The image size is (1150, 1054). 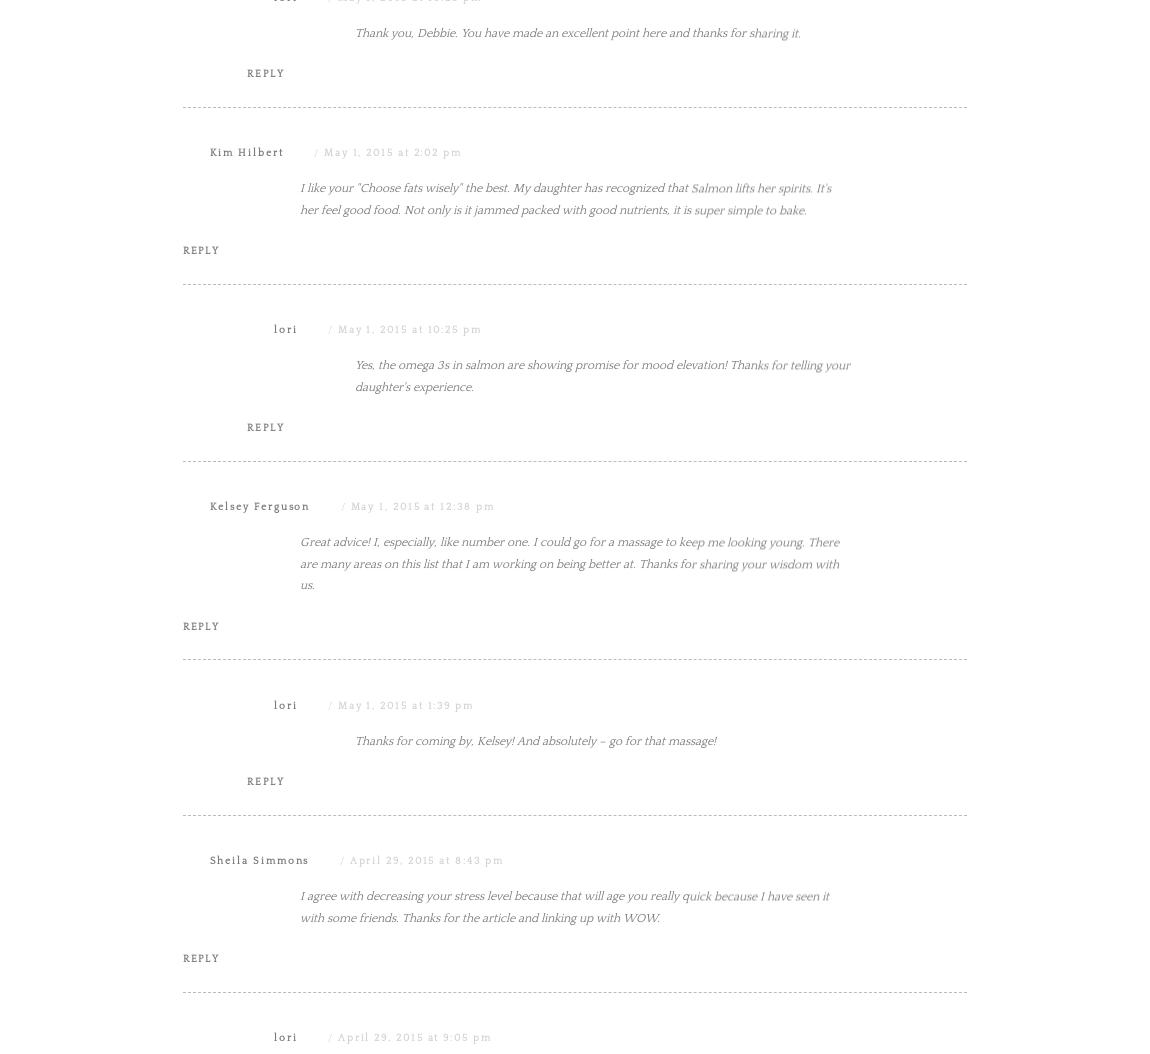 I want to click on 'Thank you, Debbie. You have made an excellent point here and thanks for sharing it.', so click(x=355, y=234).